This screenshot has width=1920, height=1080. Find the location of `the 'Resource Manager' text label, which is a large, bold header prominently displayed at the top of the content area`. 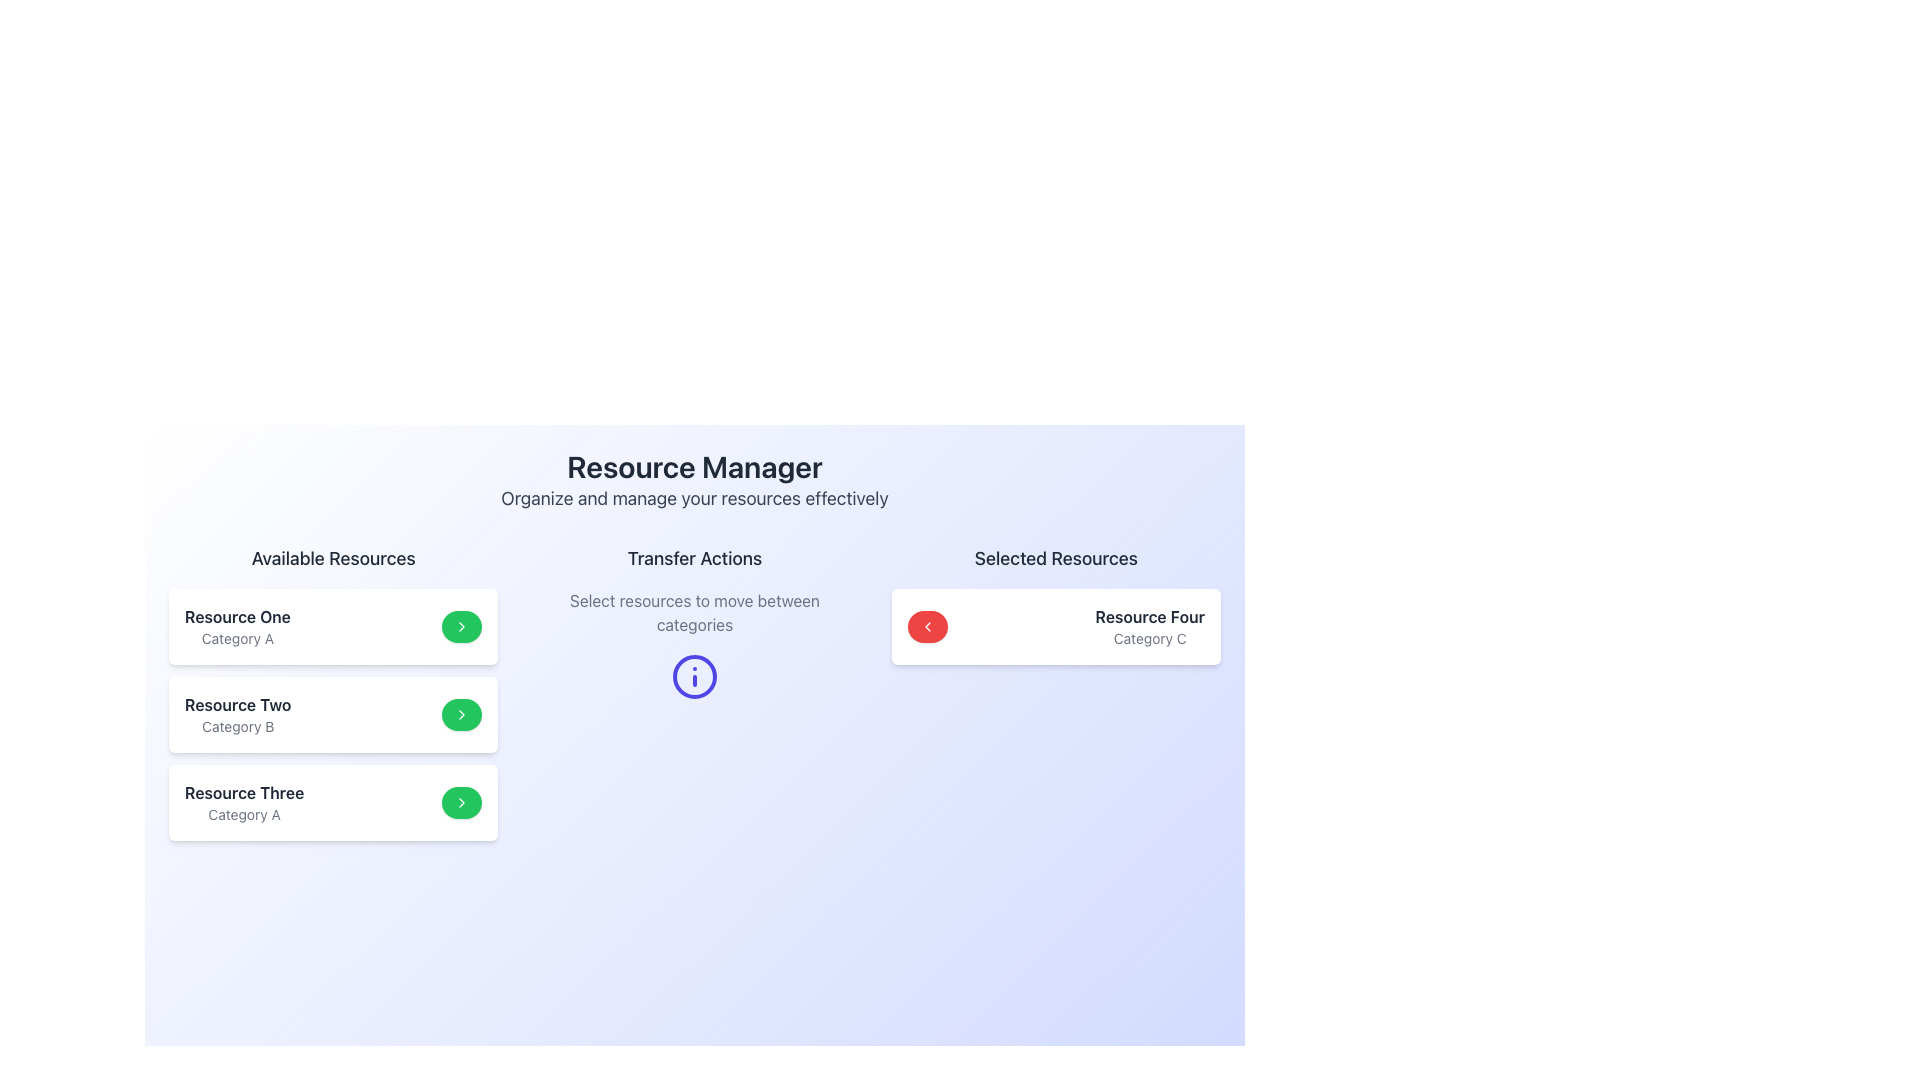

the 'Resource Manager' text label, which is a large, bold header prominently displayed at the top of the content area is located at coordinates (695, 466).